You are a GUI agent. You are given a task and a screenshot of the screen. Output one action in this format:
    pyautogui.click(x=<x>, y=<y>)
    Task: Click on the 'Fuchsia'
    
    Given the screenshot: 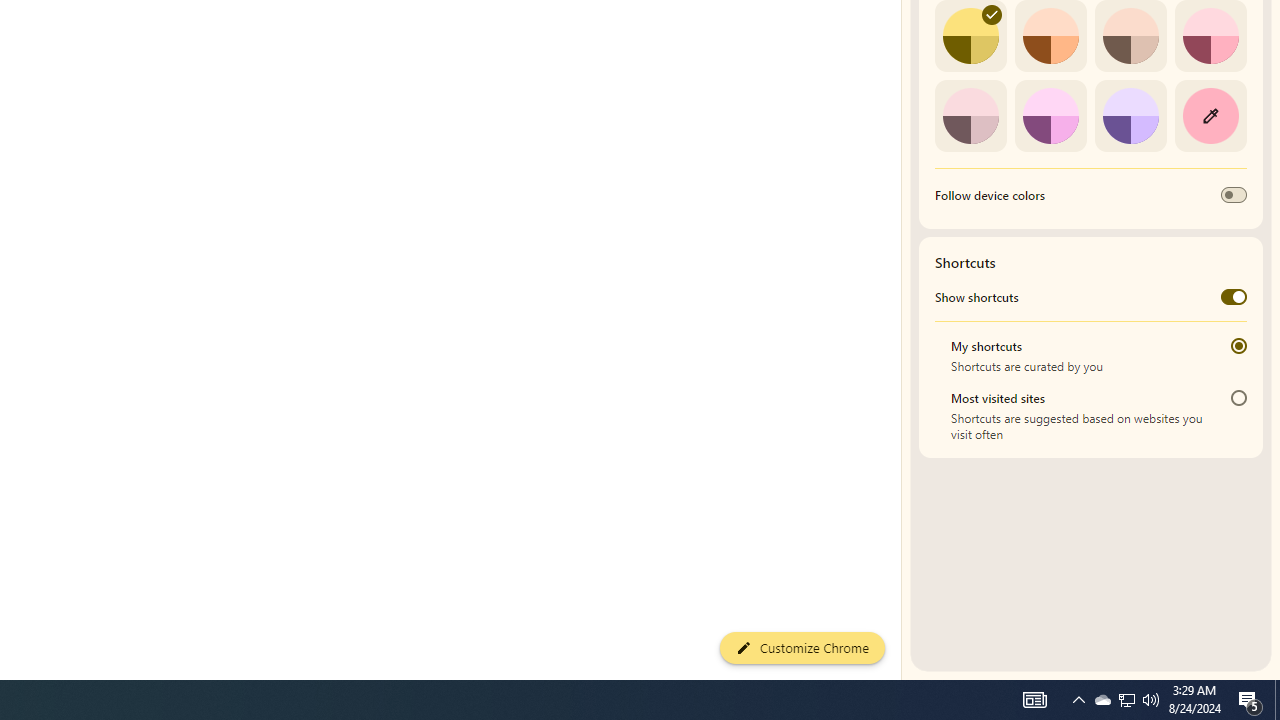 What is the action you would take?
    pyautogui.click(x=1049, y=115)
    